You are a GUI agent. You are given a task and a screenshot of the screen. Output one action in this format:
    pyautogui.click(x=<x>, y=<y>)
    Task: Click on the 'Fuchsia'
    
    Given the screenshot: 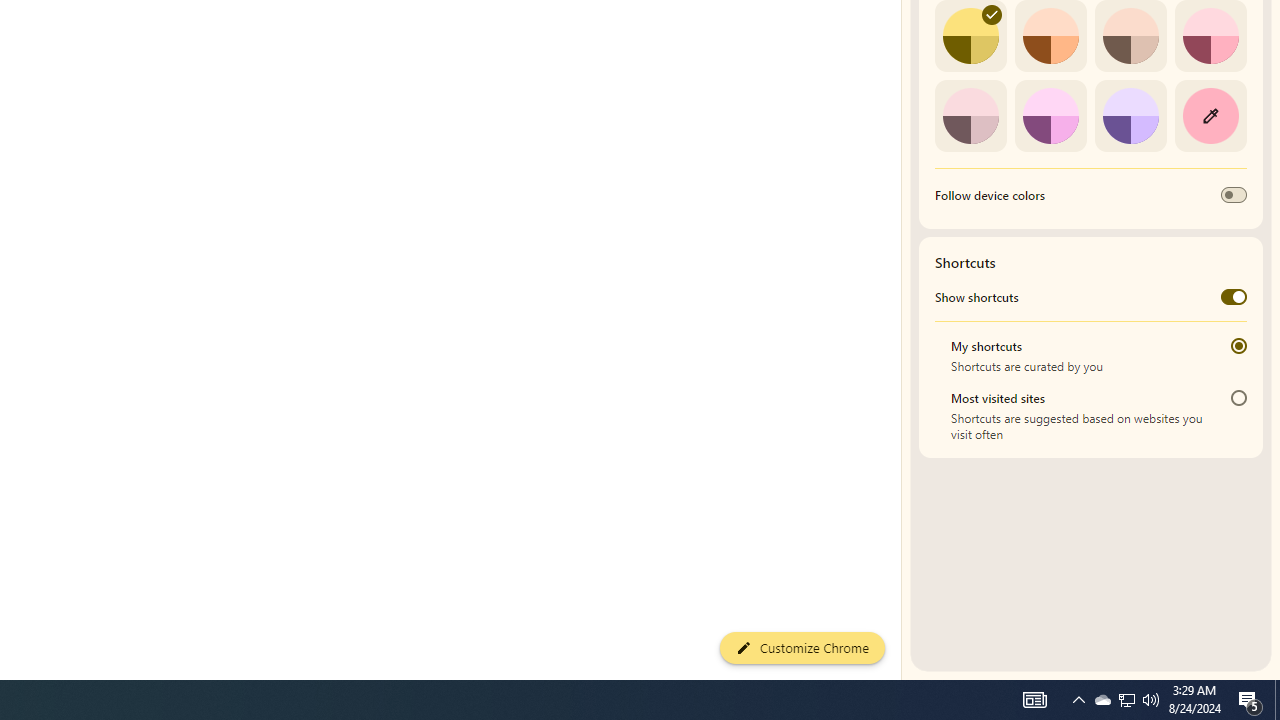 What is the action you would take?
    pyautogui.click(x=1049, y=115)
    